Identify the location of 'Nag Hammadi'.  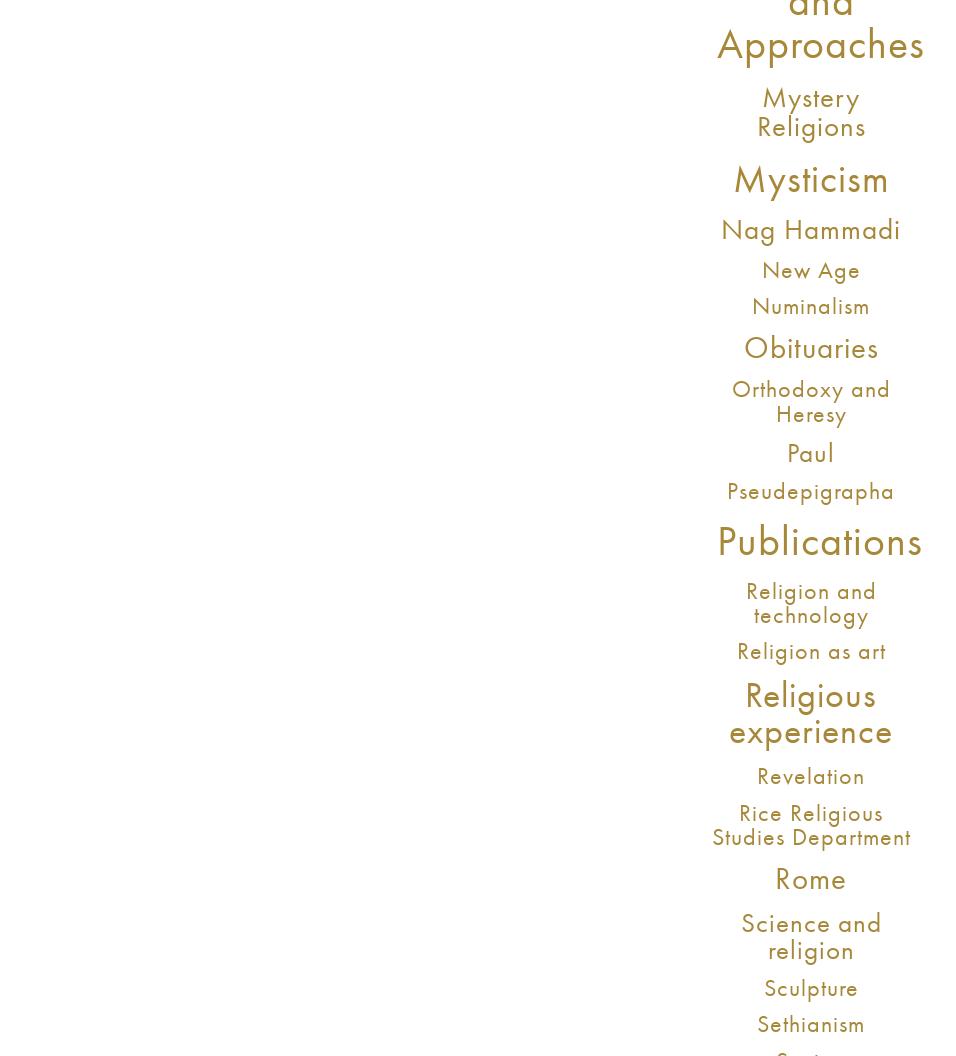
(720, 228).